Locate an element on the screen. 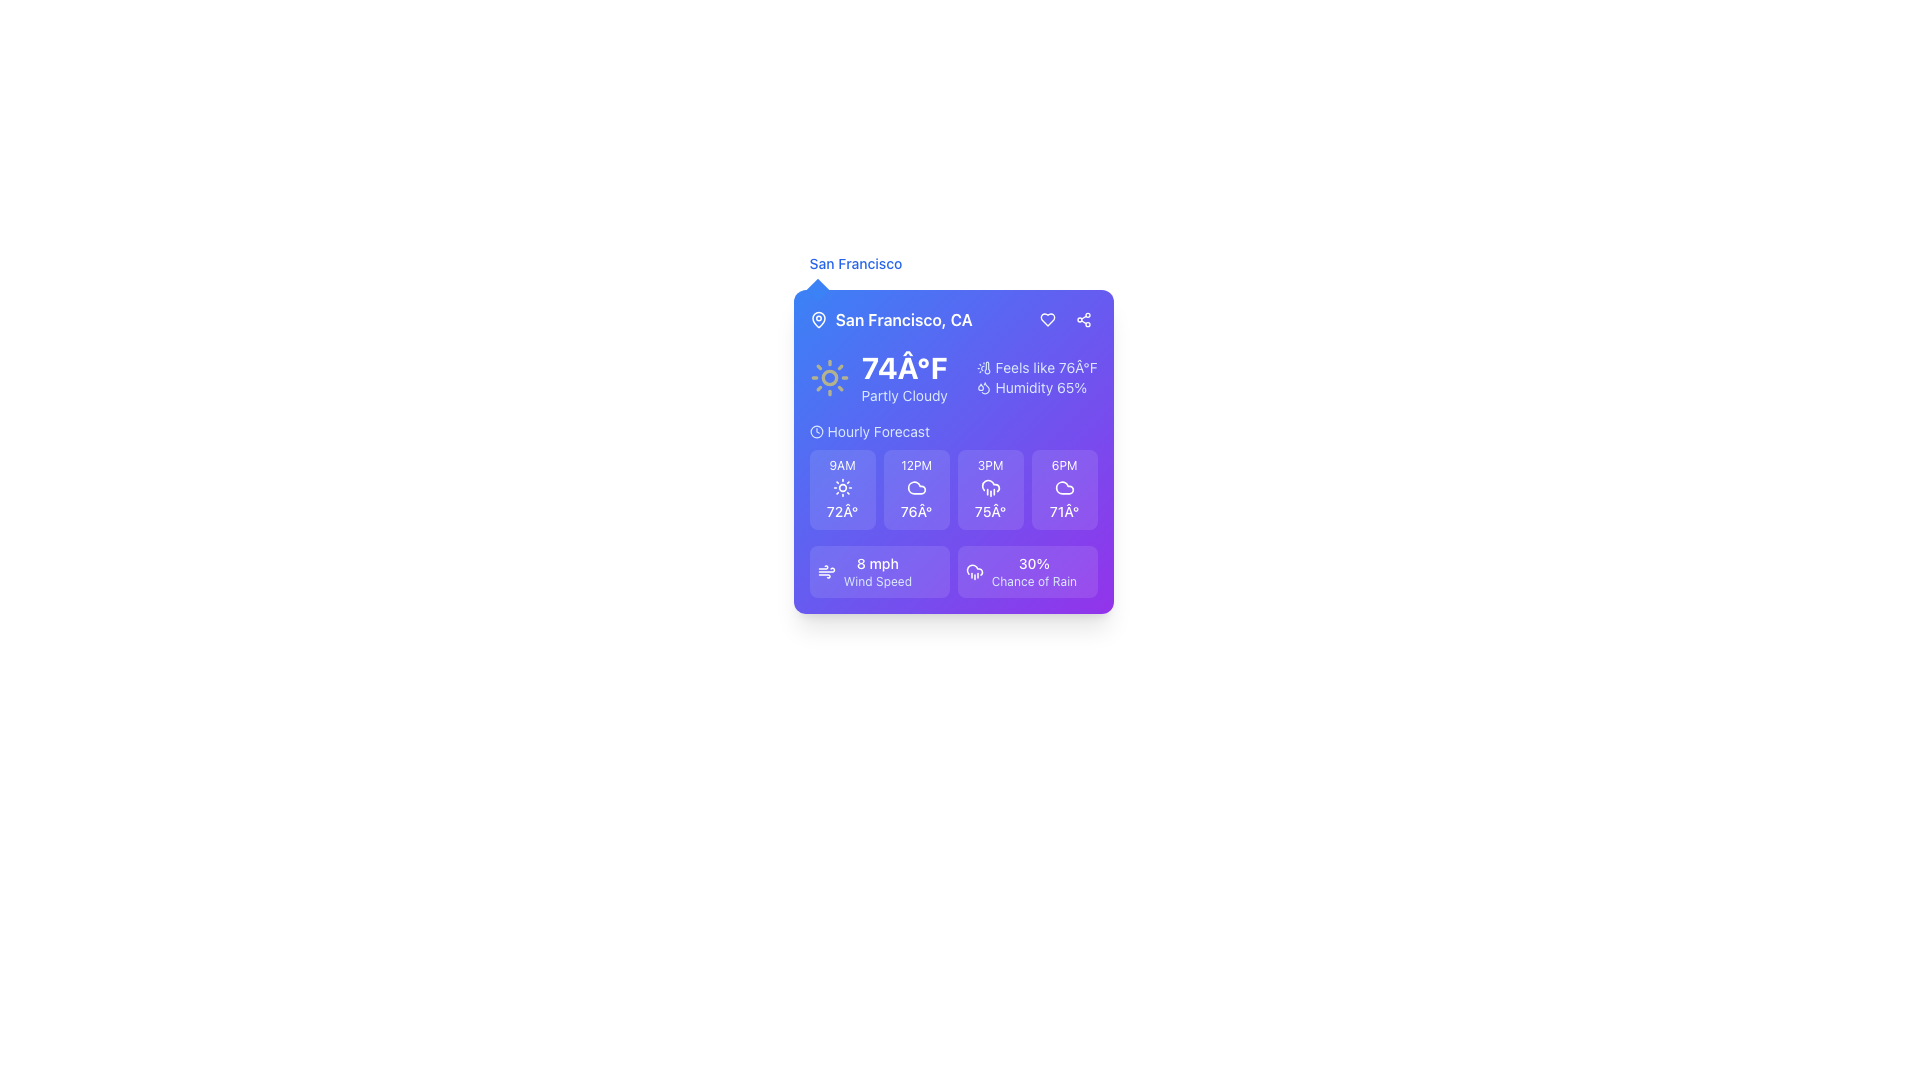 The height and width of the screenshot is (1080, 1920). the thermometer icon with a sun motif, which is positioned to the left of the text 'Feels like 76°F' in the upper-right quadrant of the weather card widget is located at coordinates (984, 367).